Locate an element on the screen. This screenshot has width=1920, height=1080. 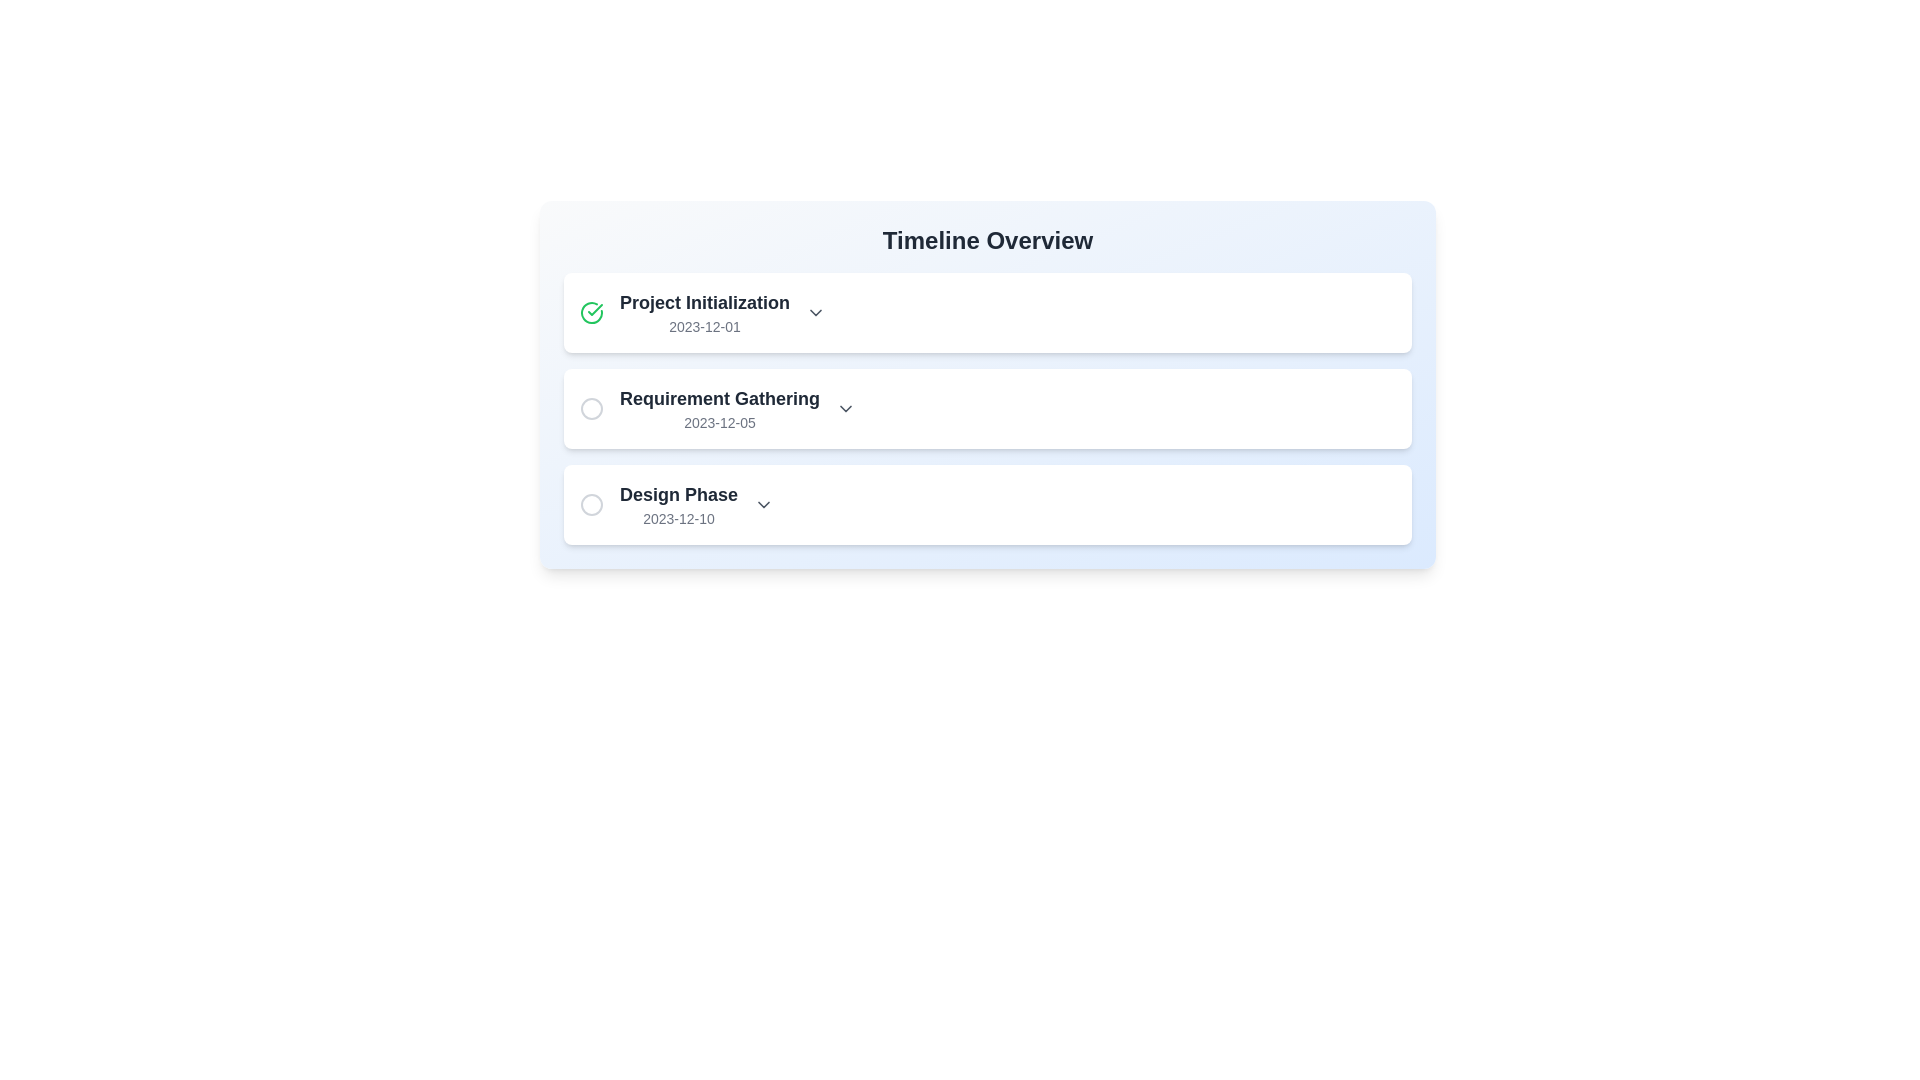
the list item titled 'Requirement Gathering' is located at coordinates (720, 407).